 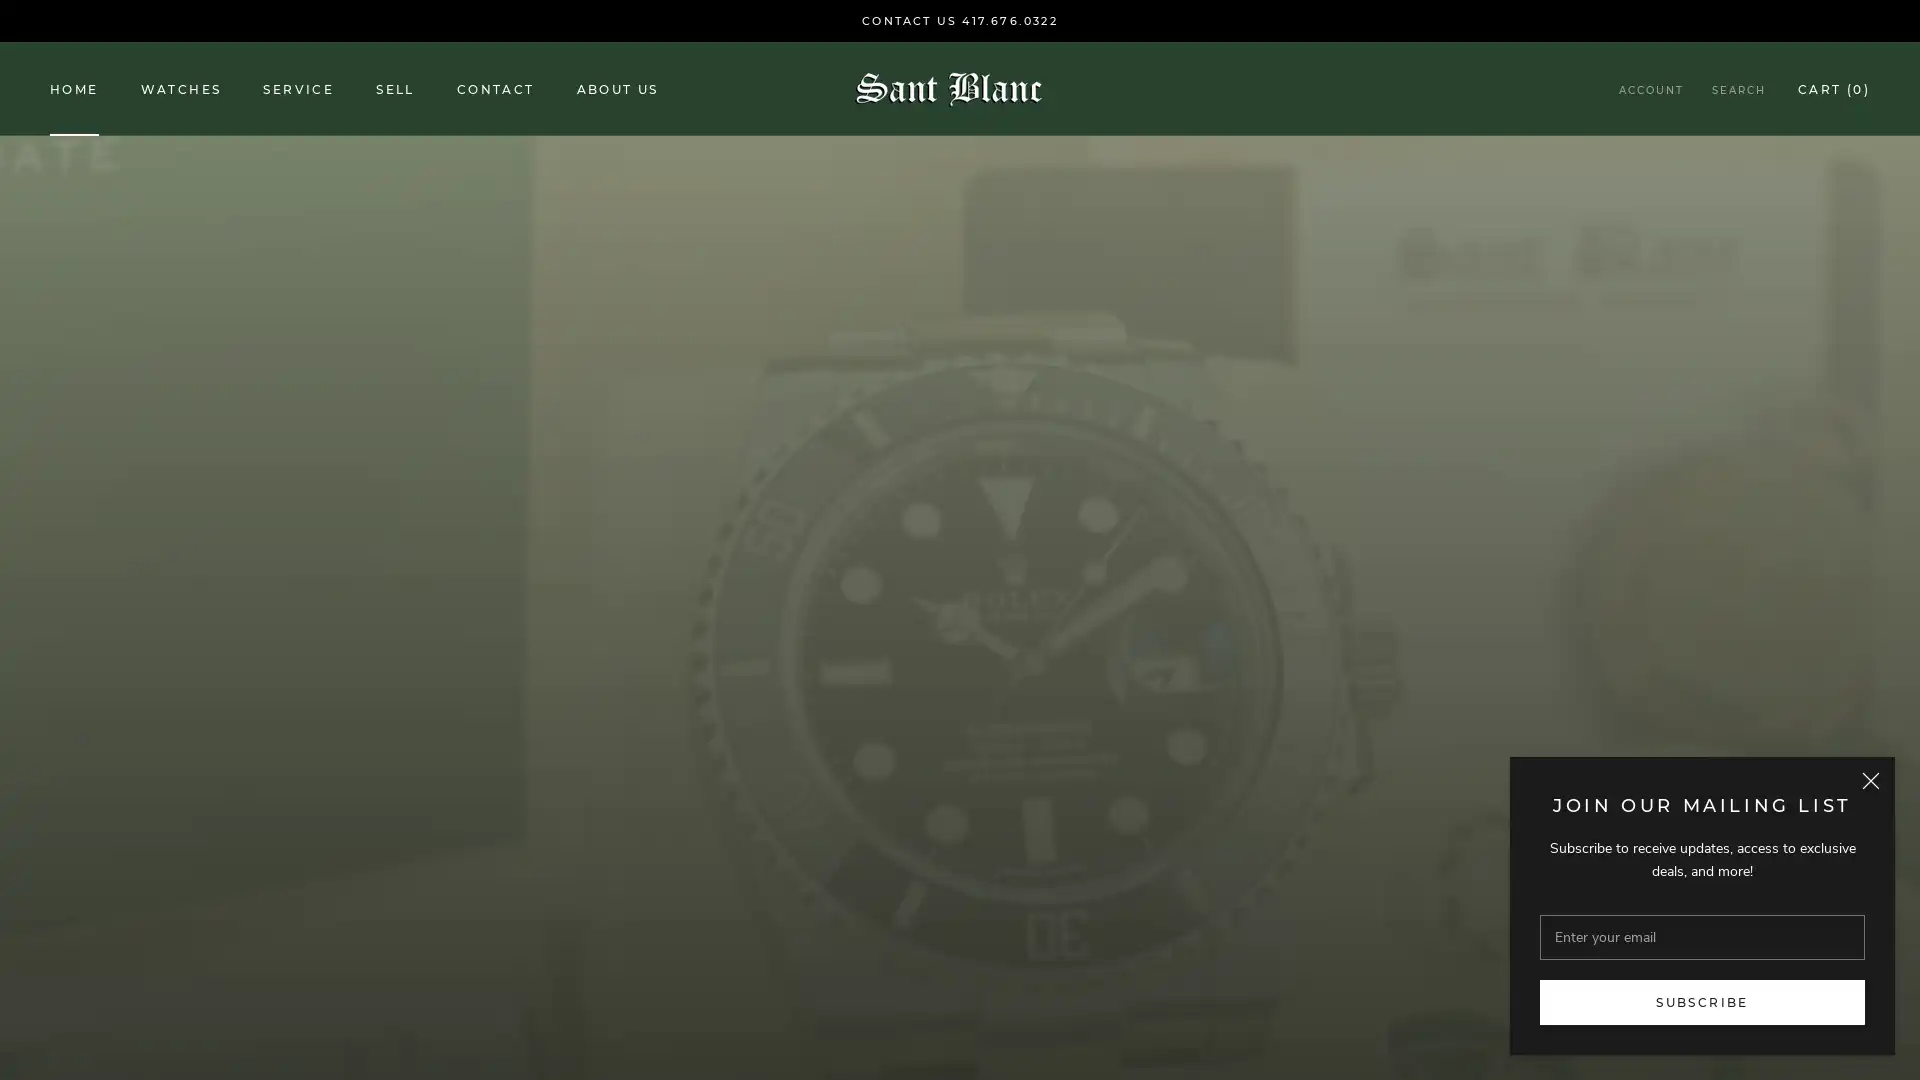 What do you see at coordinates (1870, 779) in the screenshot?
I see `Close` at bounding box center [1870, 779].